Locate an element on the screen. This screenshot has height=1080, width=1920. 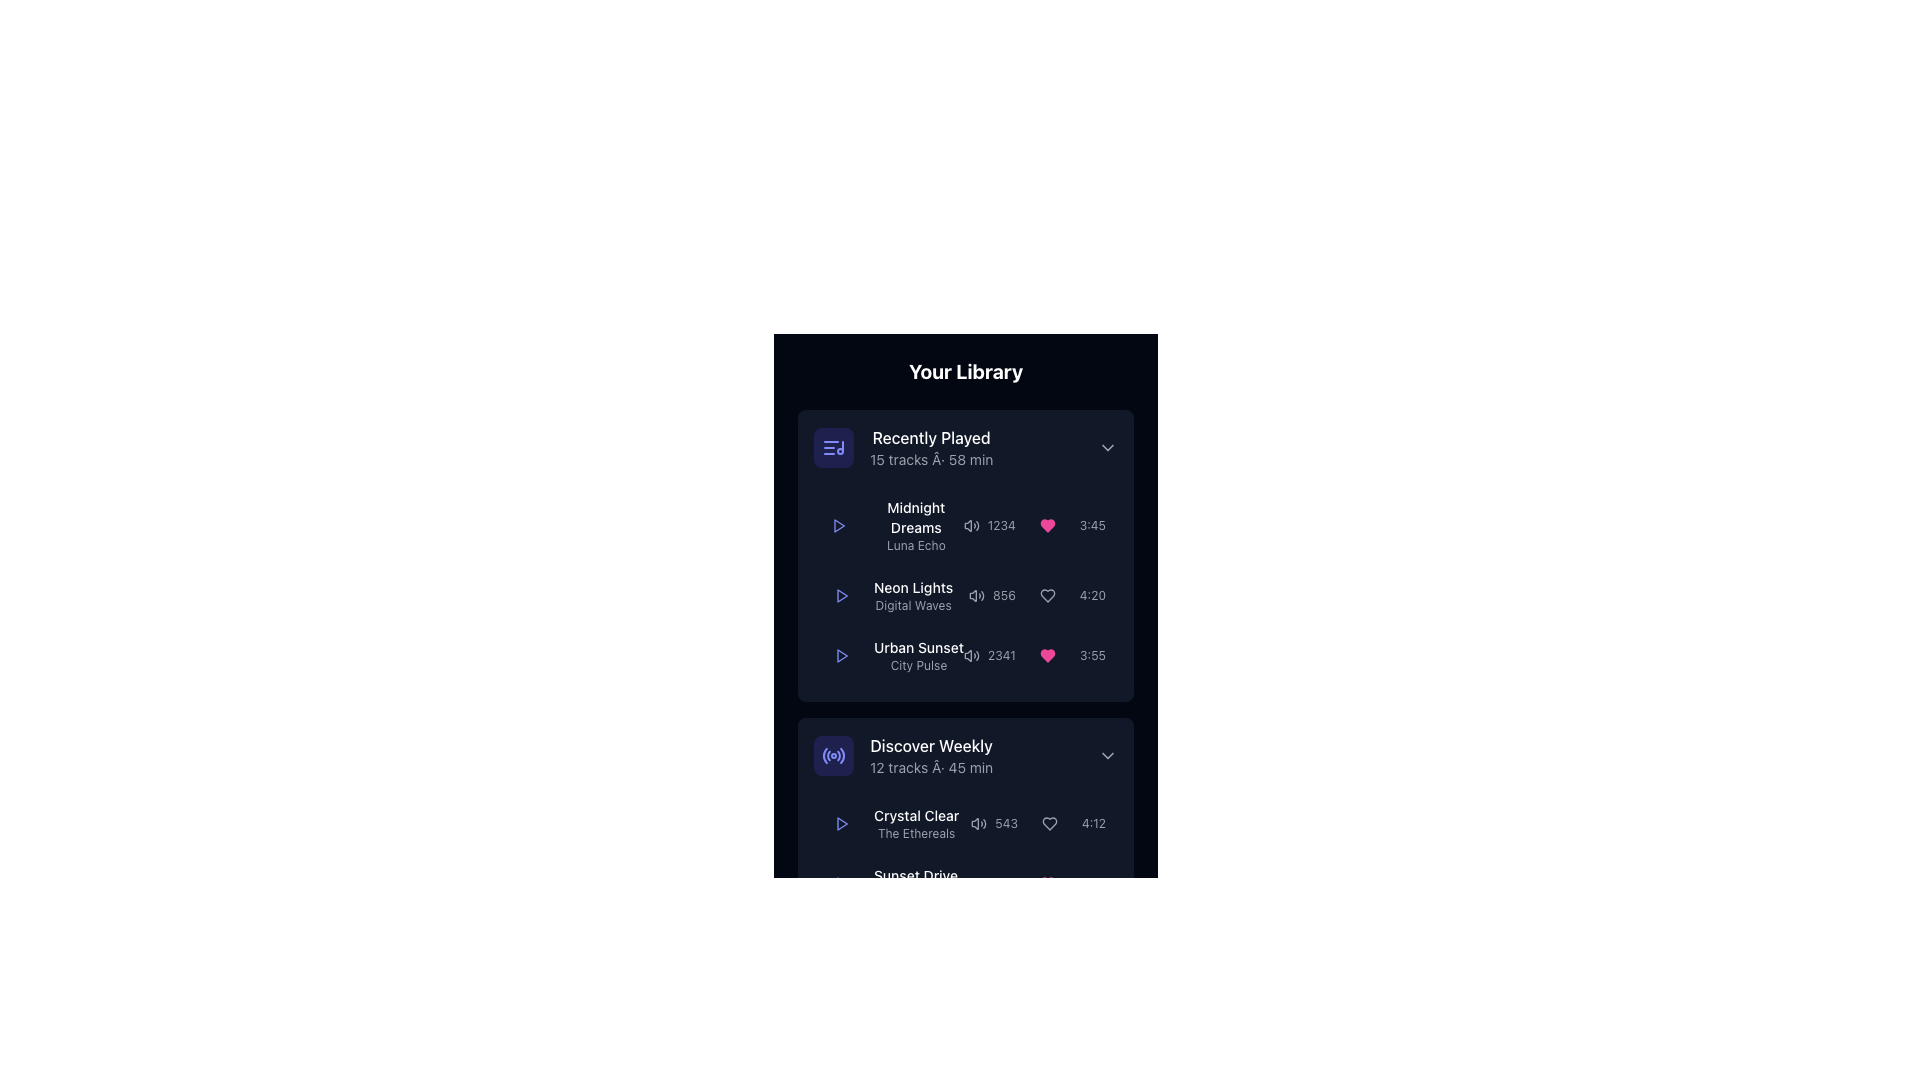
the static text label 'Digital Waves' which is styled in a smaller, light gray font and is positioned directly beneath the text 'Neon Lights' in the music playlist entry is located at coordinates (912, 604).